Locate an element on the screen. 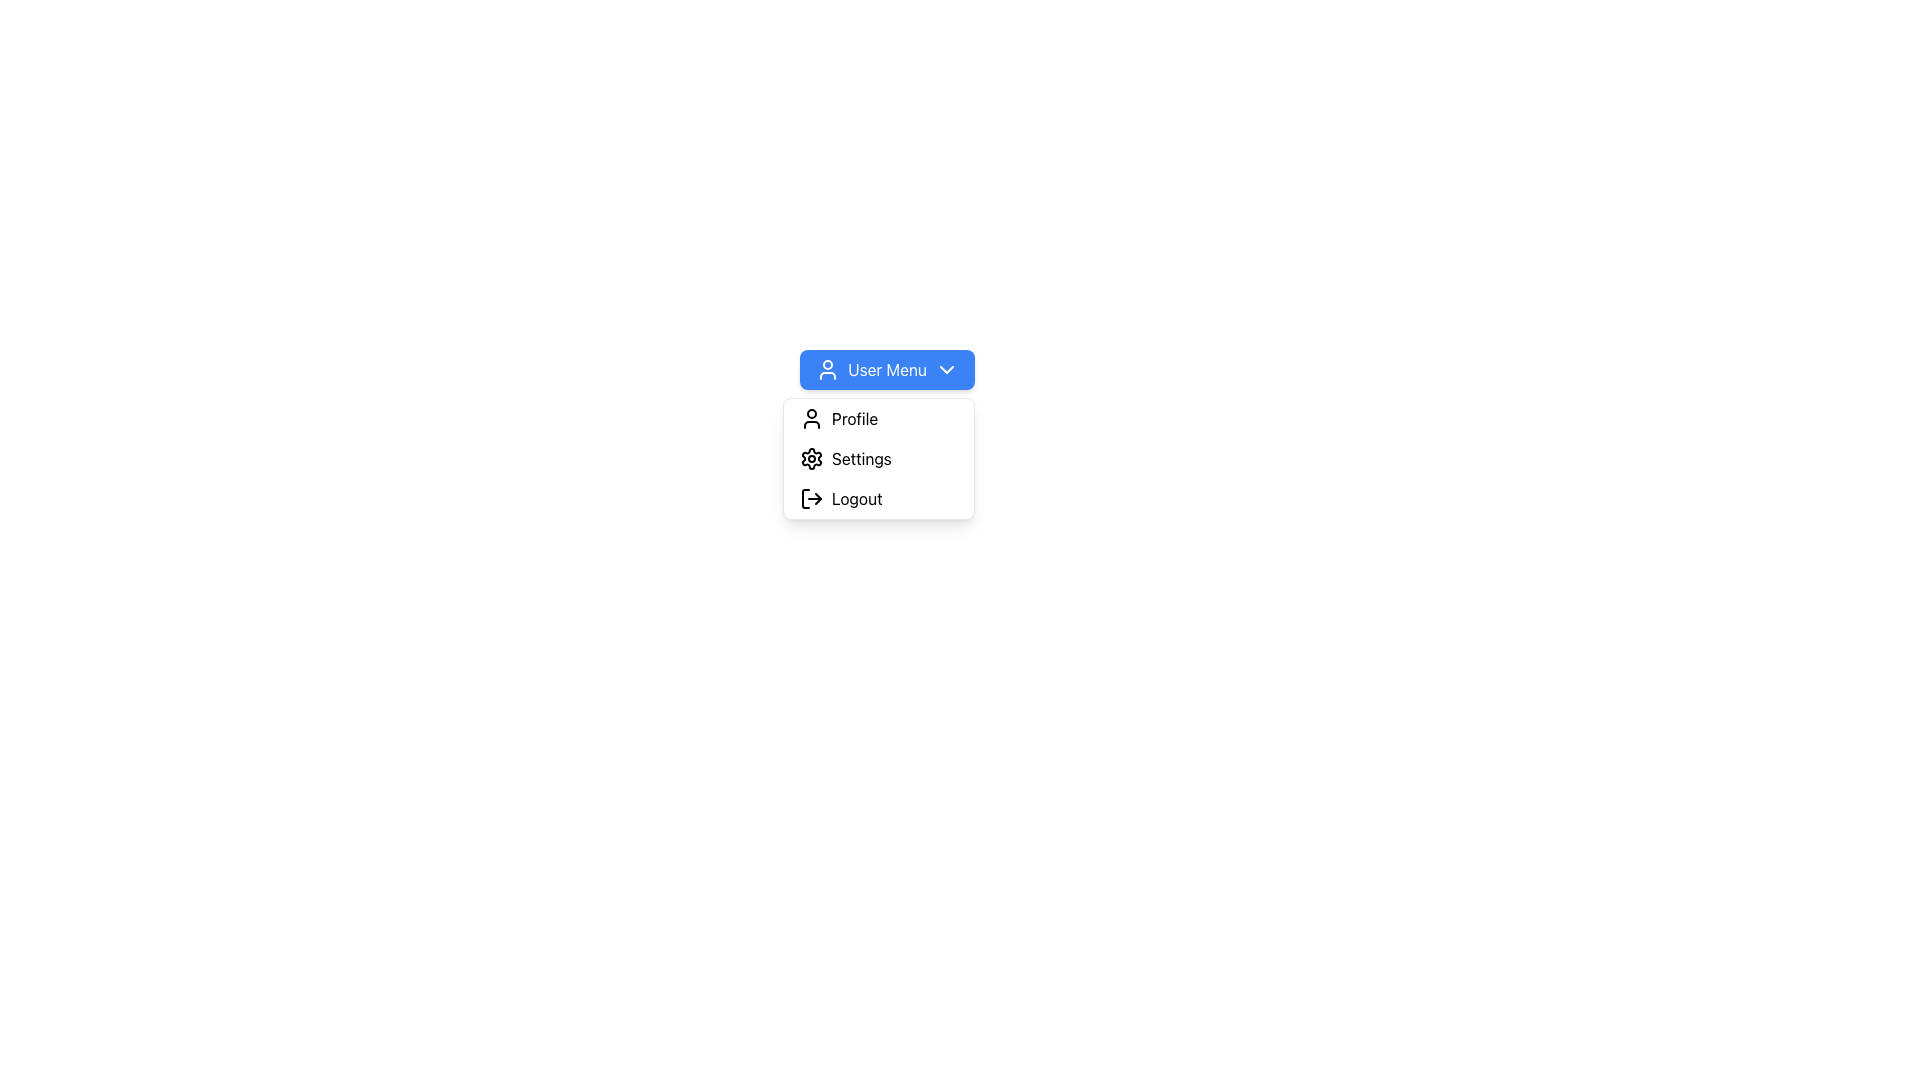  the gear icon representing settings functionality, located next to the 'Settings' label in the dropdown menu is located at coordinates (811, 459).